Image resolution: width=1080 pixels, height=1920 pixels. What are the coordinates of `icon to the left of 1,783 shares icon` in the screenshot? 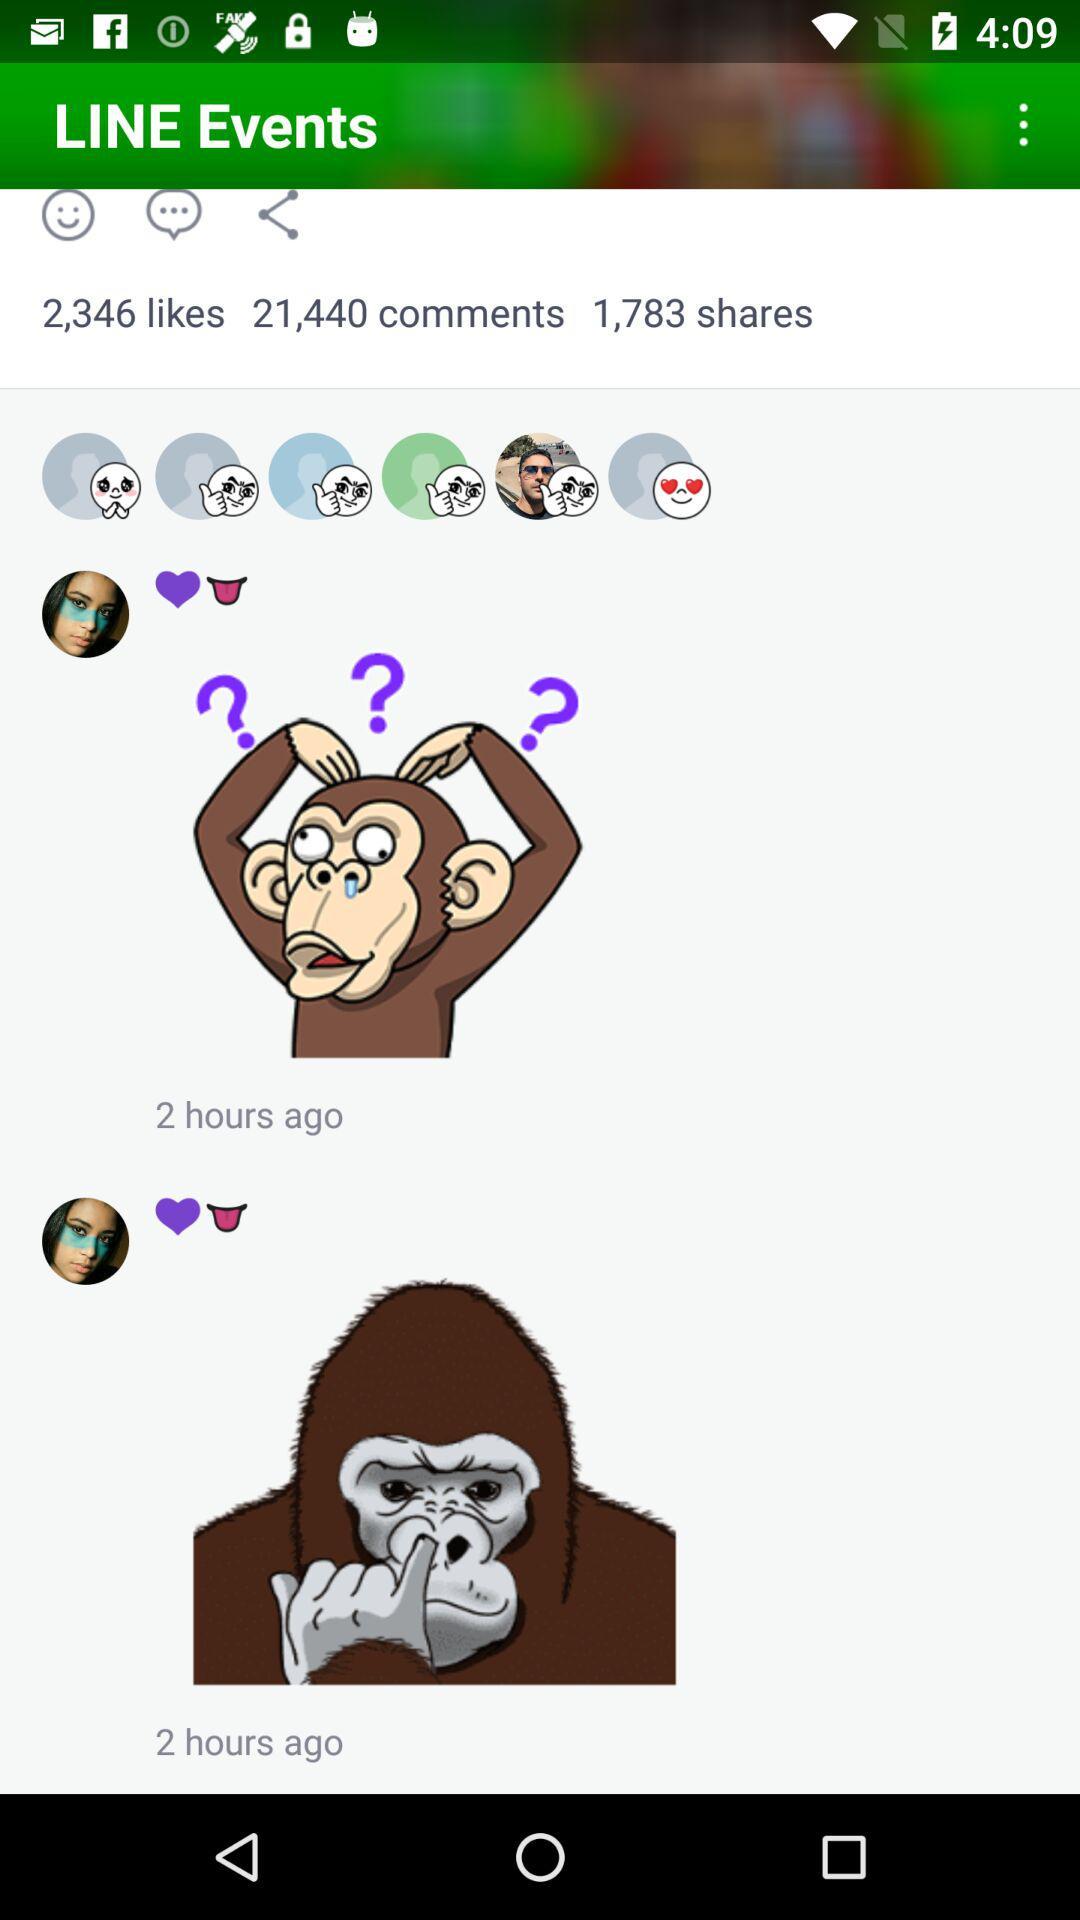 It's located at (407, 312).